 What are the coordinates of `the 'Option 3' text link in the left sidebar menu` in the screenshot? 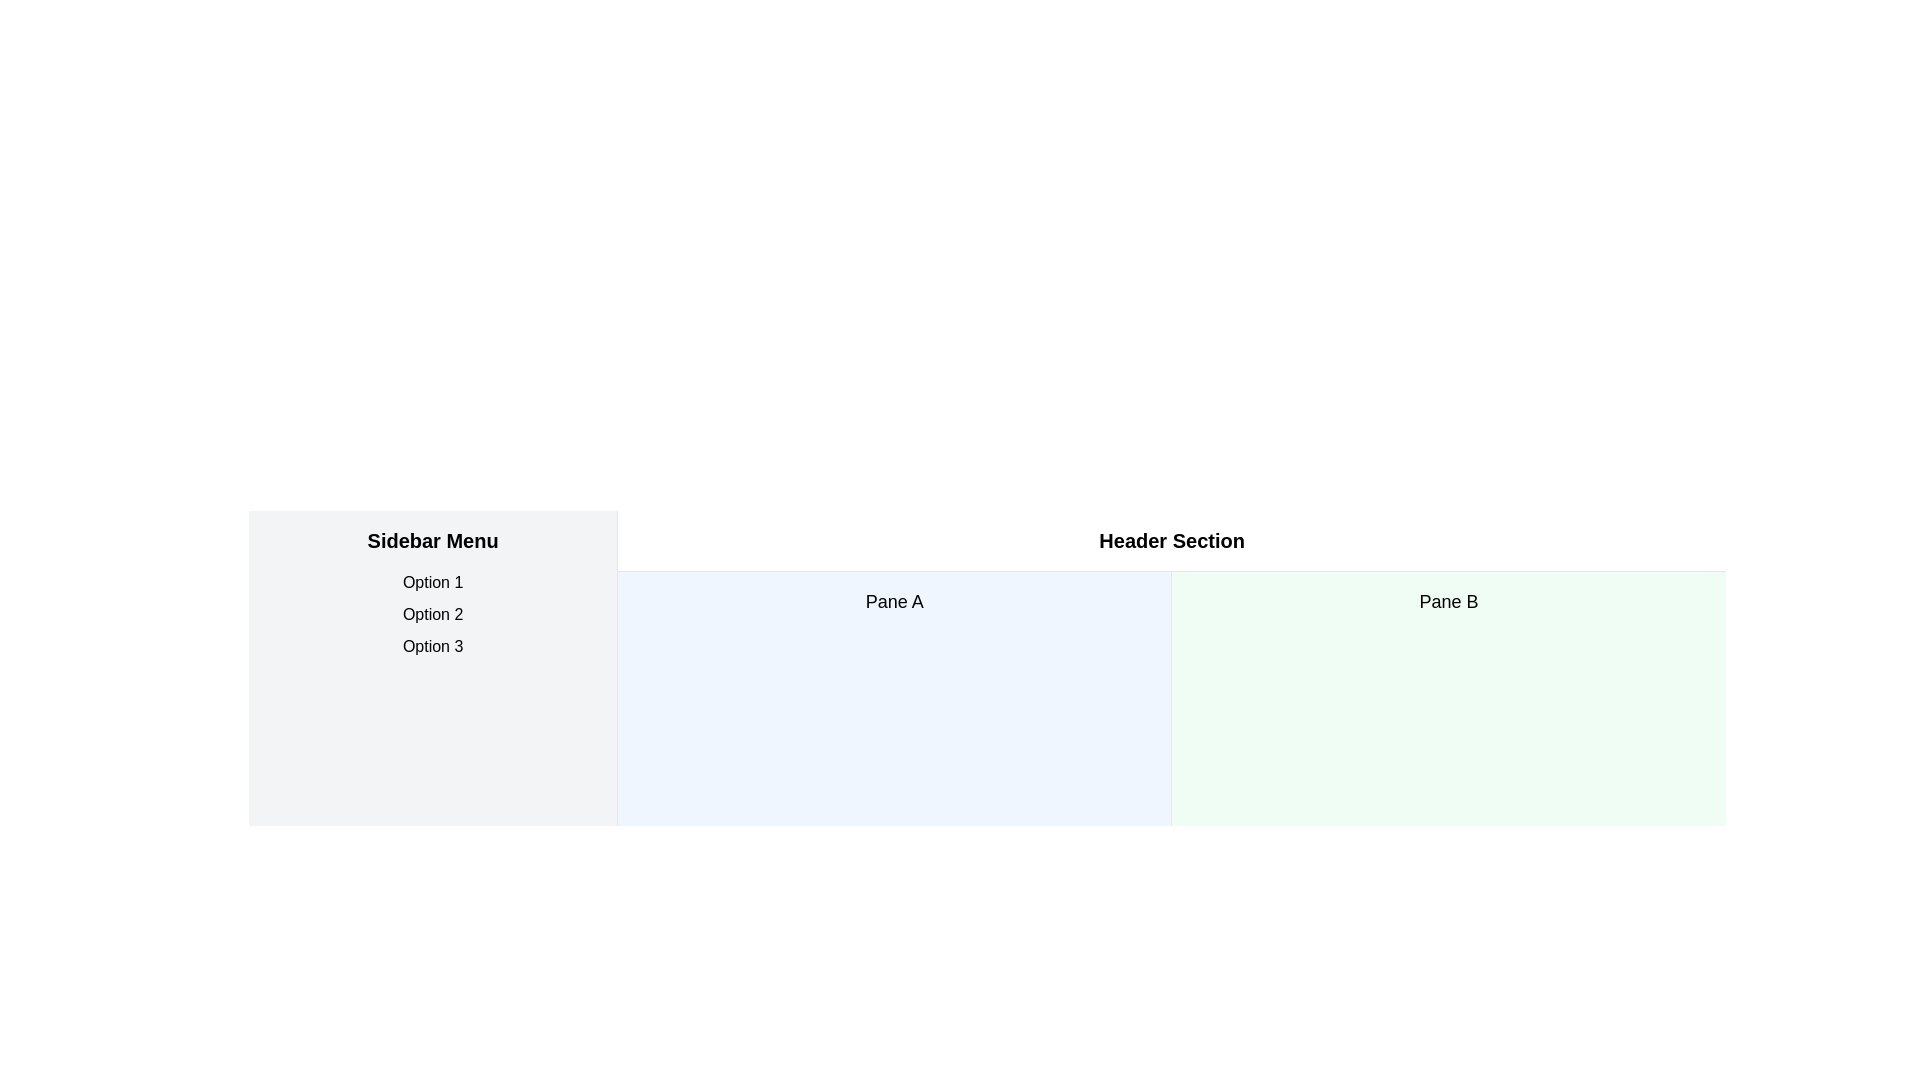 It's located at (431, 647).